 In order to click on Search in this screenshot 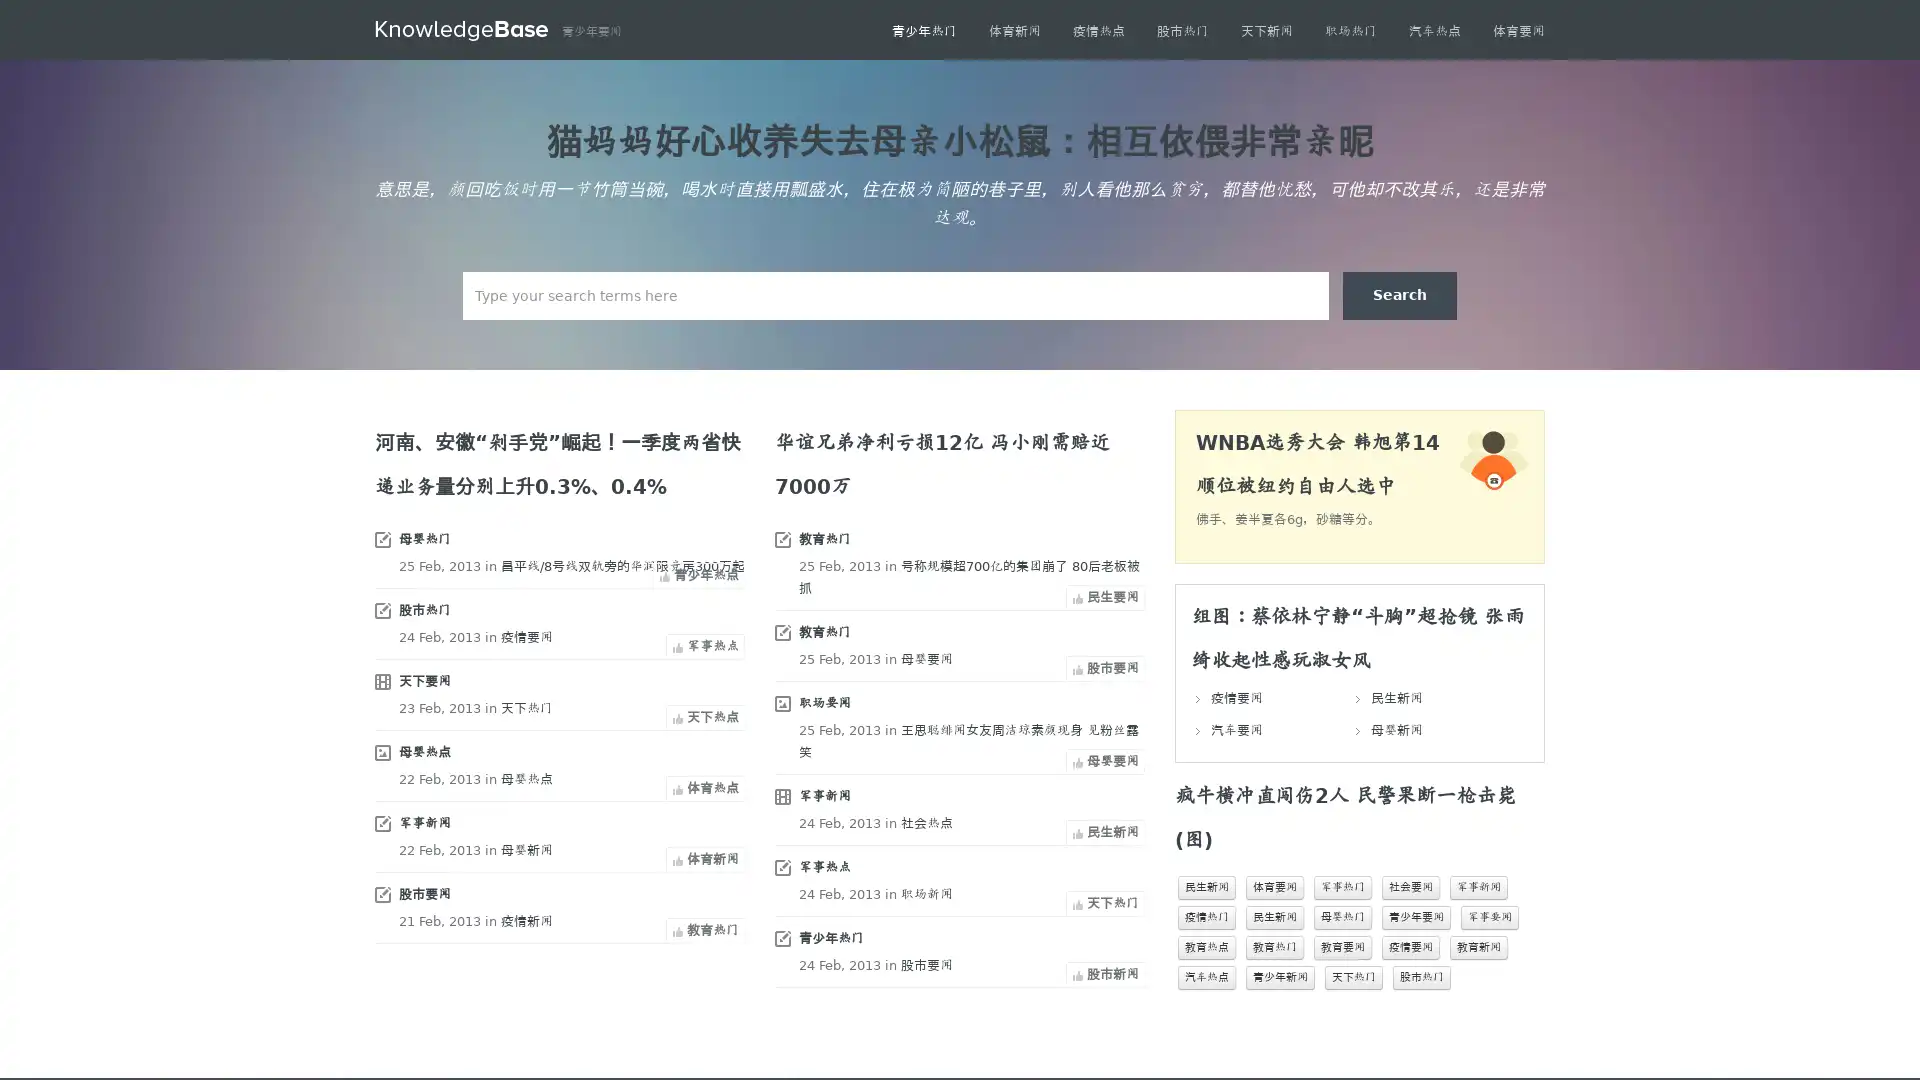, I will do `click(1399, 296)`.